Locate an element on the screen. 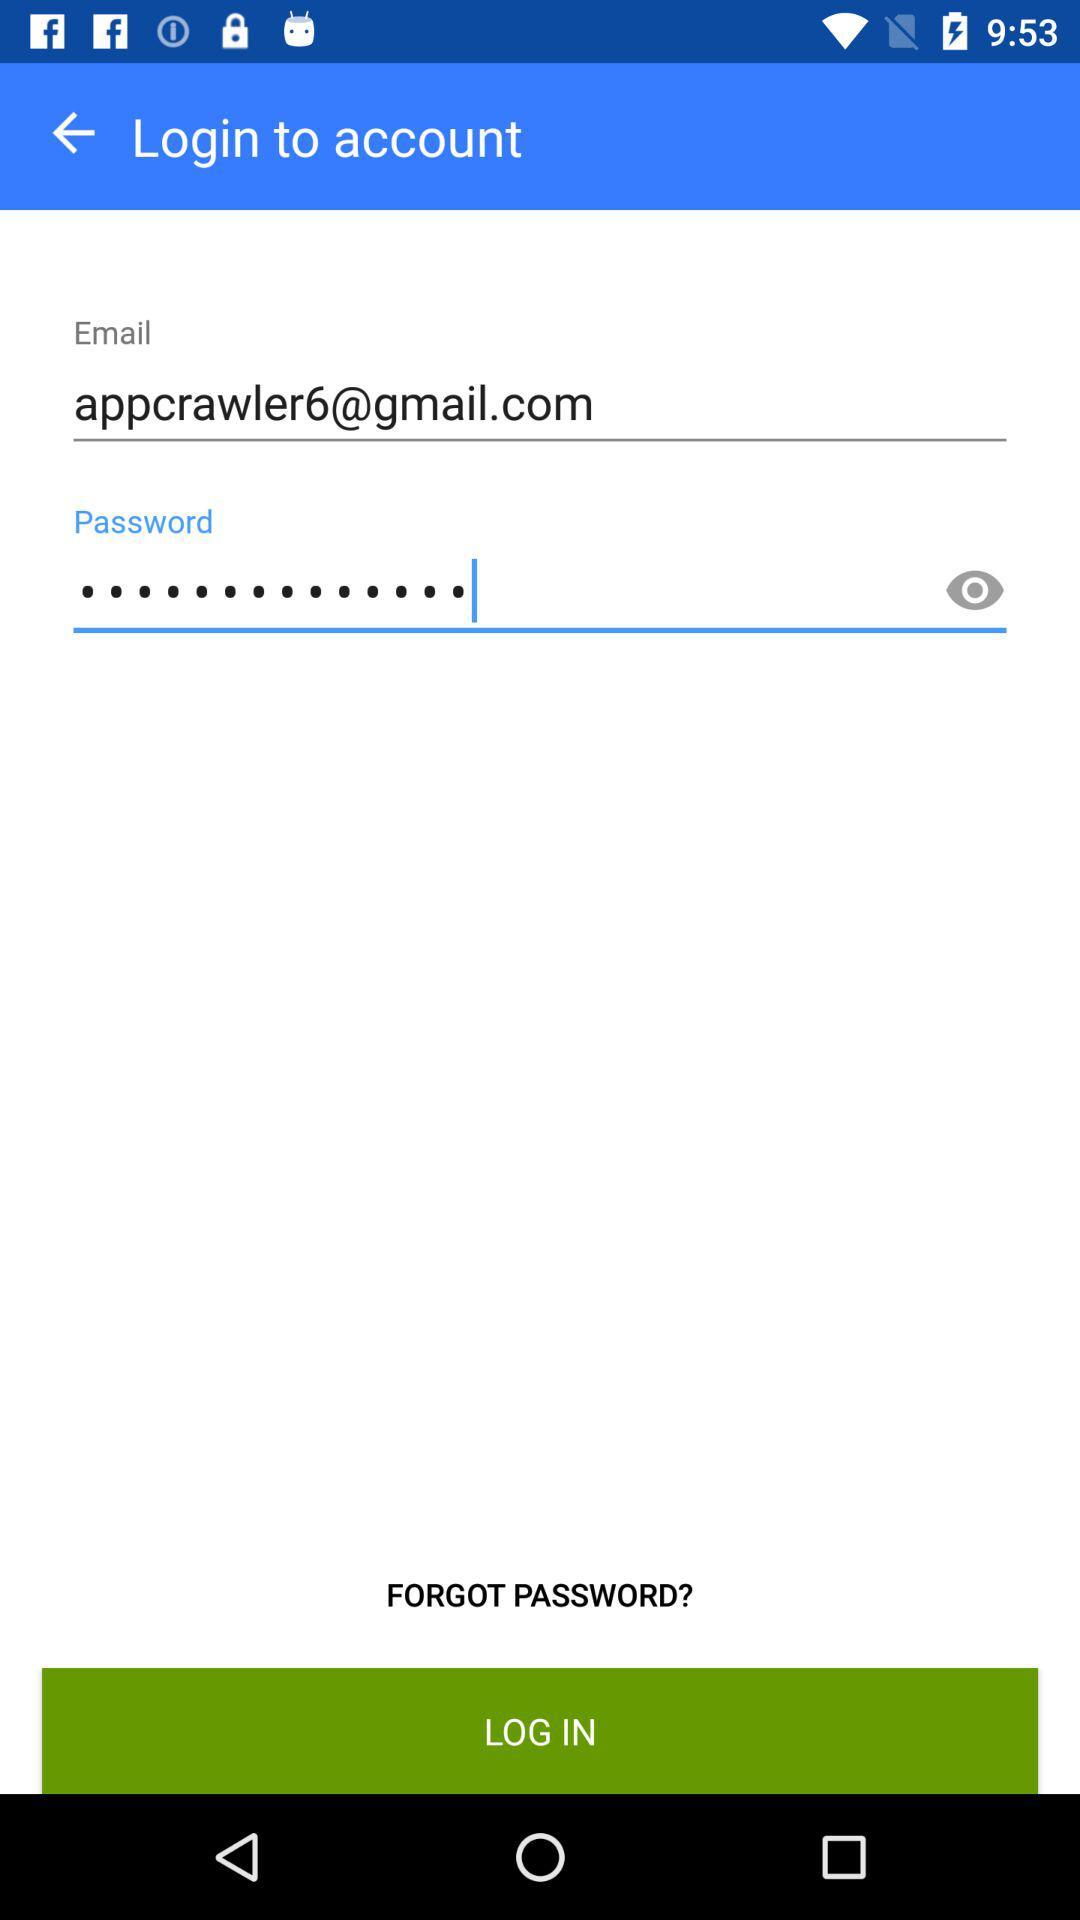 The height and width of the screenshot is (1920, 1080). item below forgot password? is located at coordinates (540, 1730).